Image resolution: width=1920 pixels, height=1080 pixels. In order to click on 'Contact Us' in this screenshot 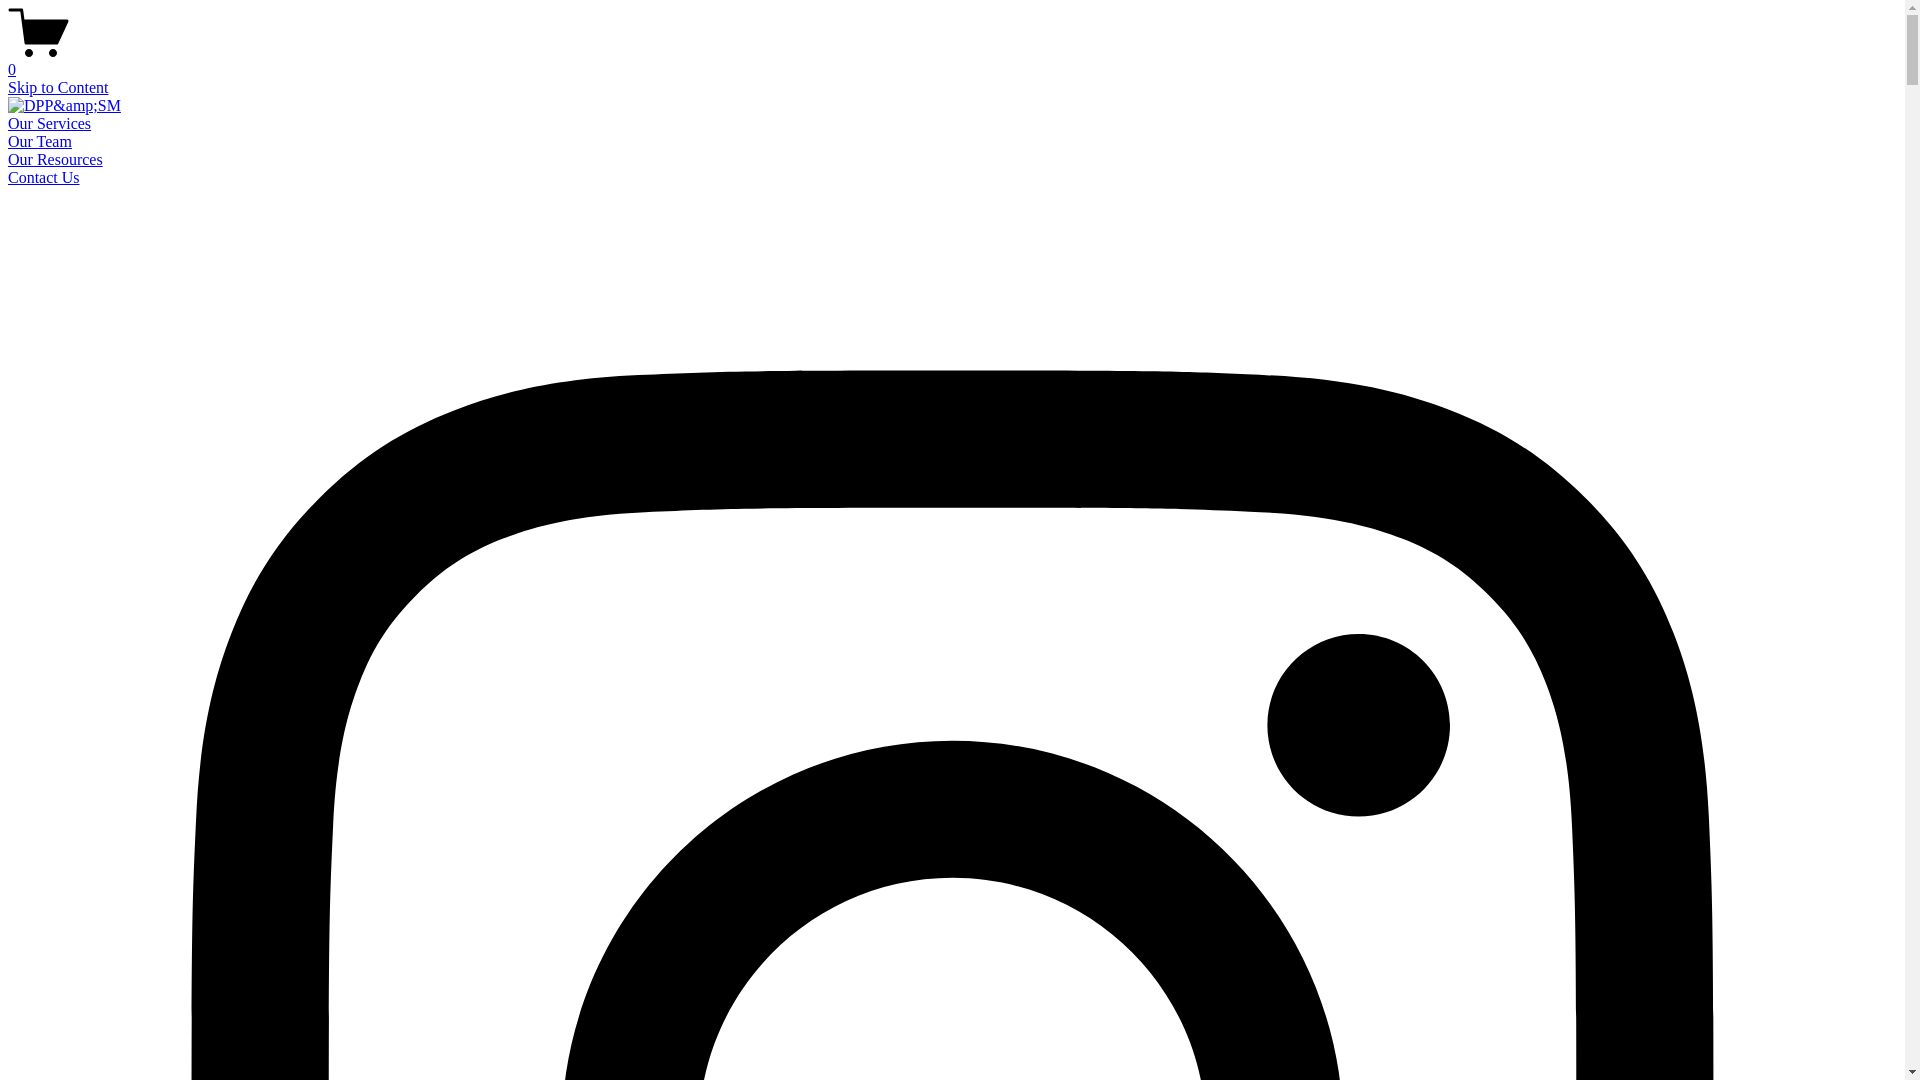, I will do `click(43, 176)`.